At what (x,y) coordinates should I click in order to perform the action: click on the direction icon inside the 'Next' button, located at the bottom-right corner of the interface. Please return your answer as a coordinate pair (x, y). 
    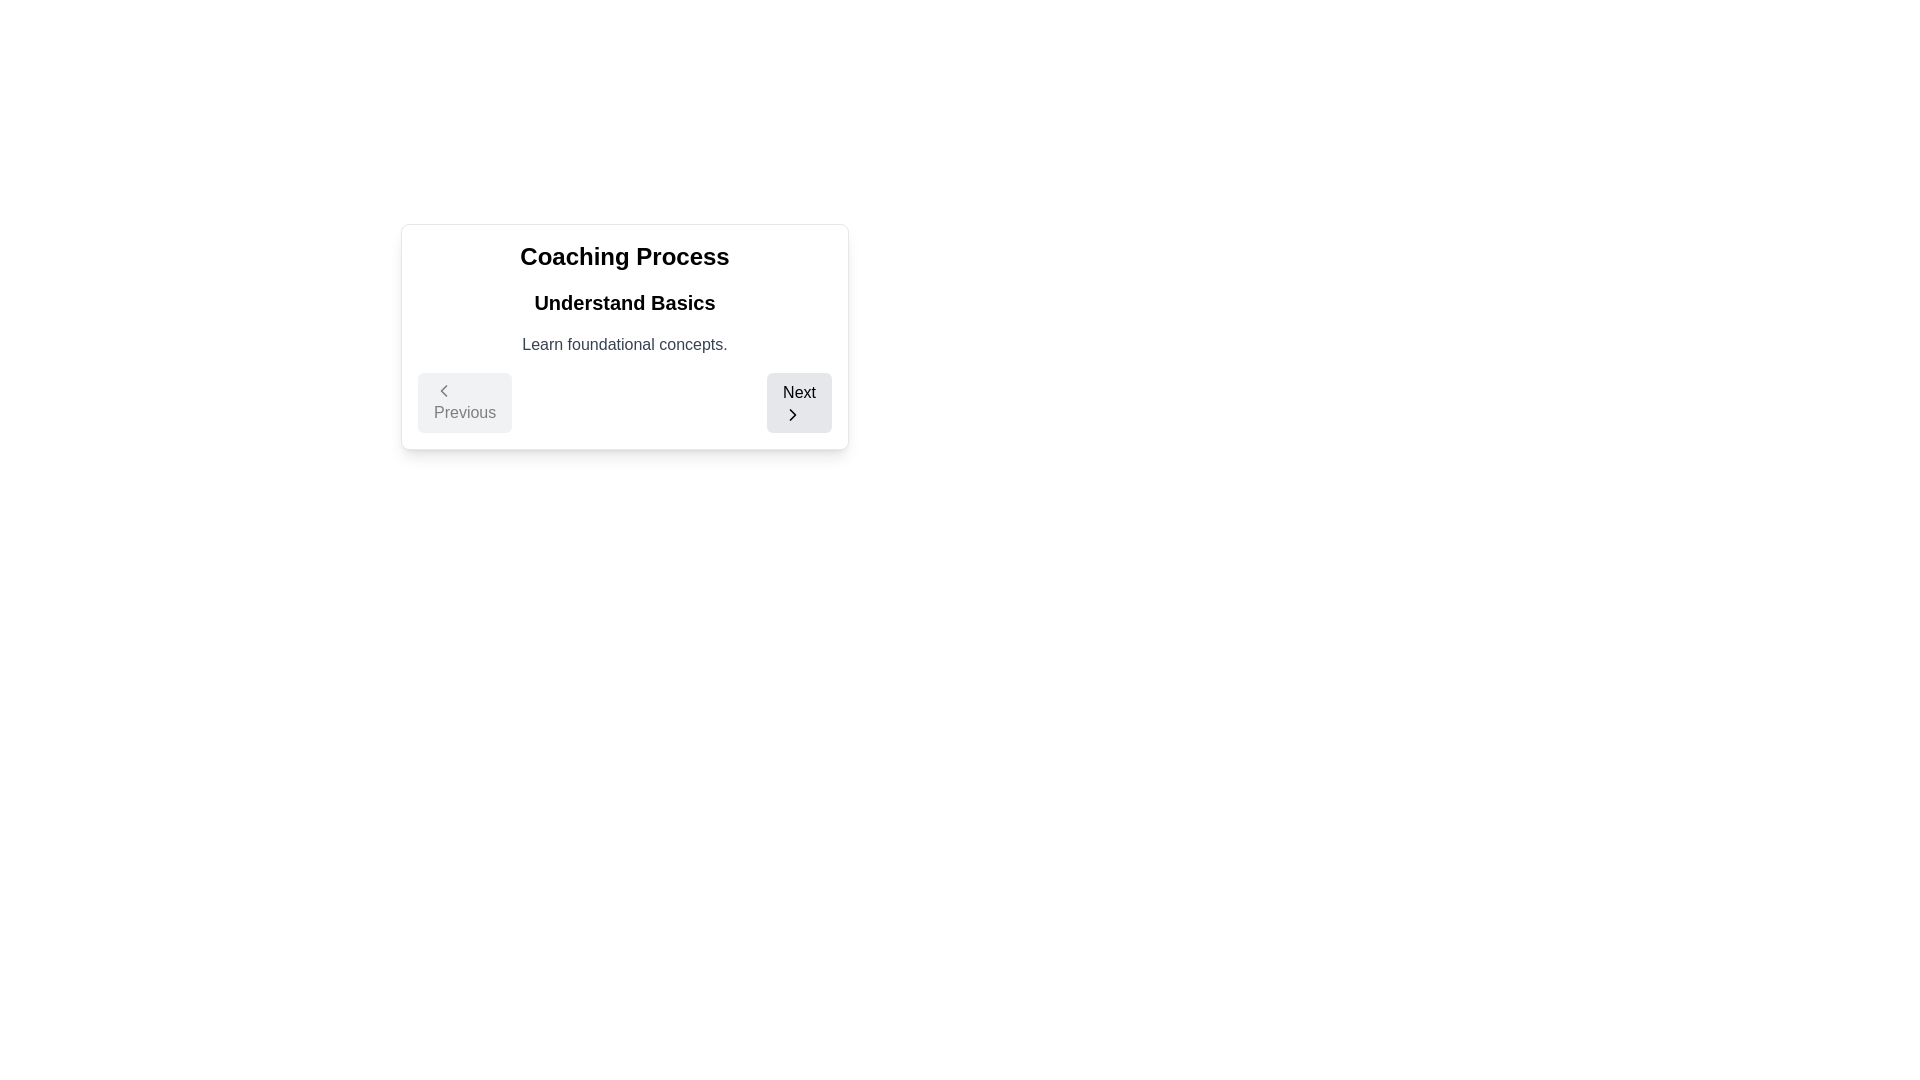
    Looking at the image, I should click on (792, 414).